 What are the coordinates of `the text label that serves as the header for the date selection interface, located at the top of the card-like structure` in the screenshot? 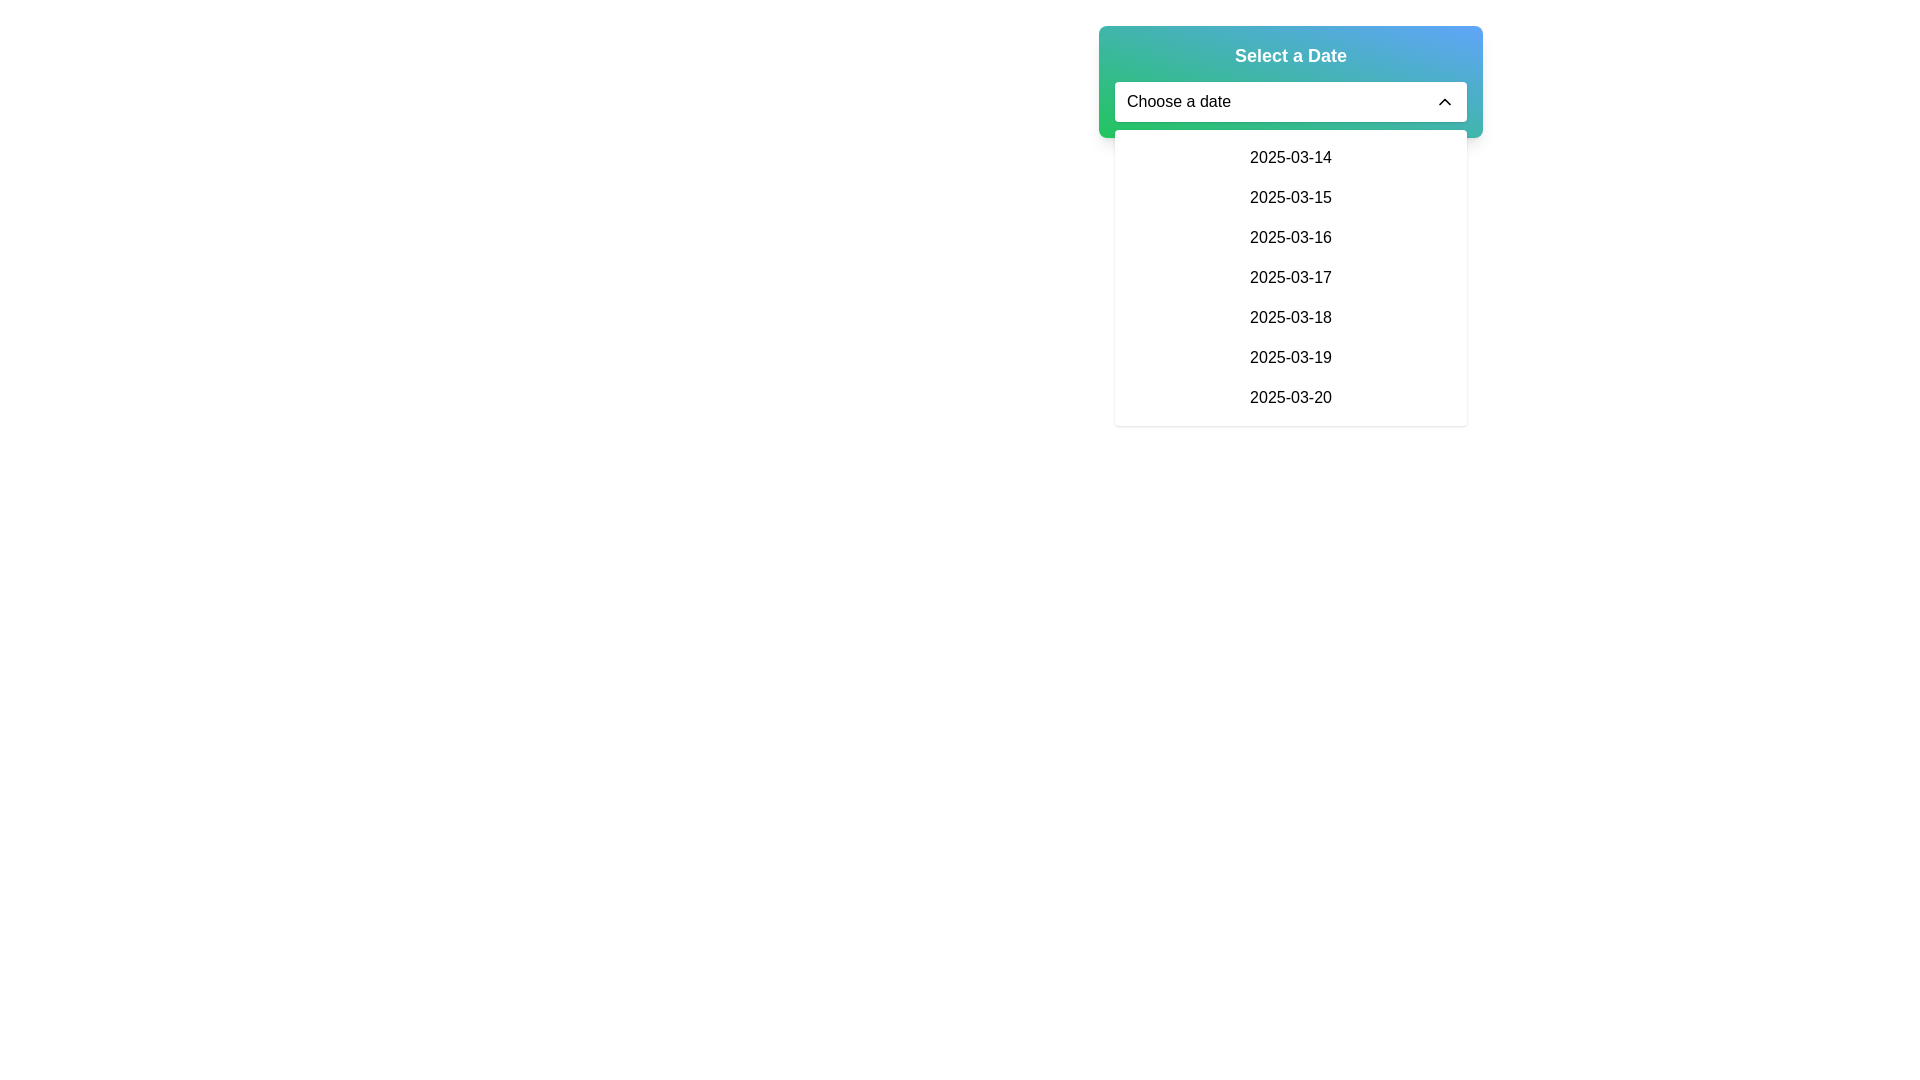 It's located at (1291, 55).